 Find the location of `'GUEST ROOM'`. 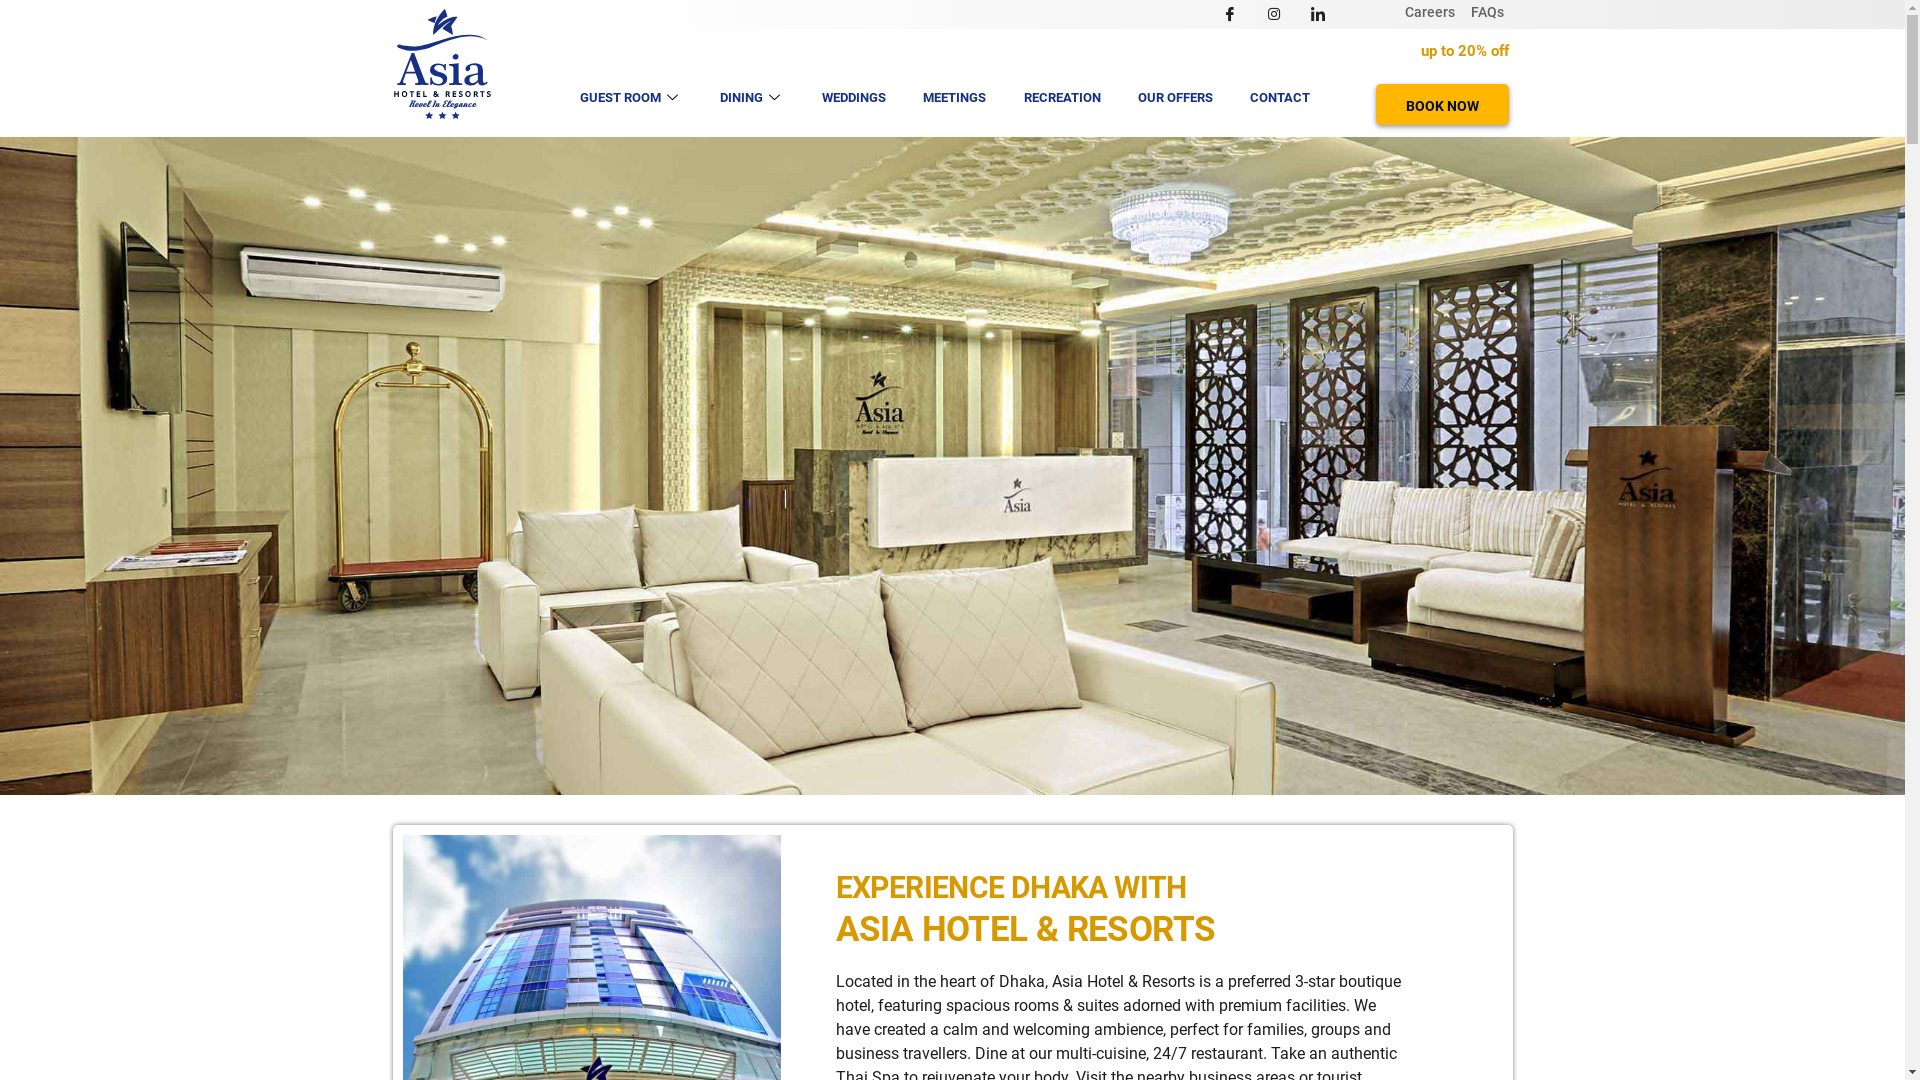

'GUEST ROOM' is located at coordinates (564, 97).